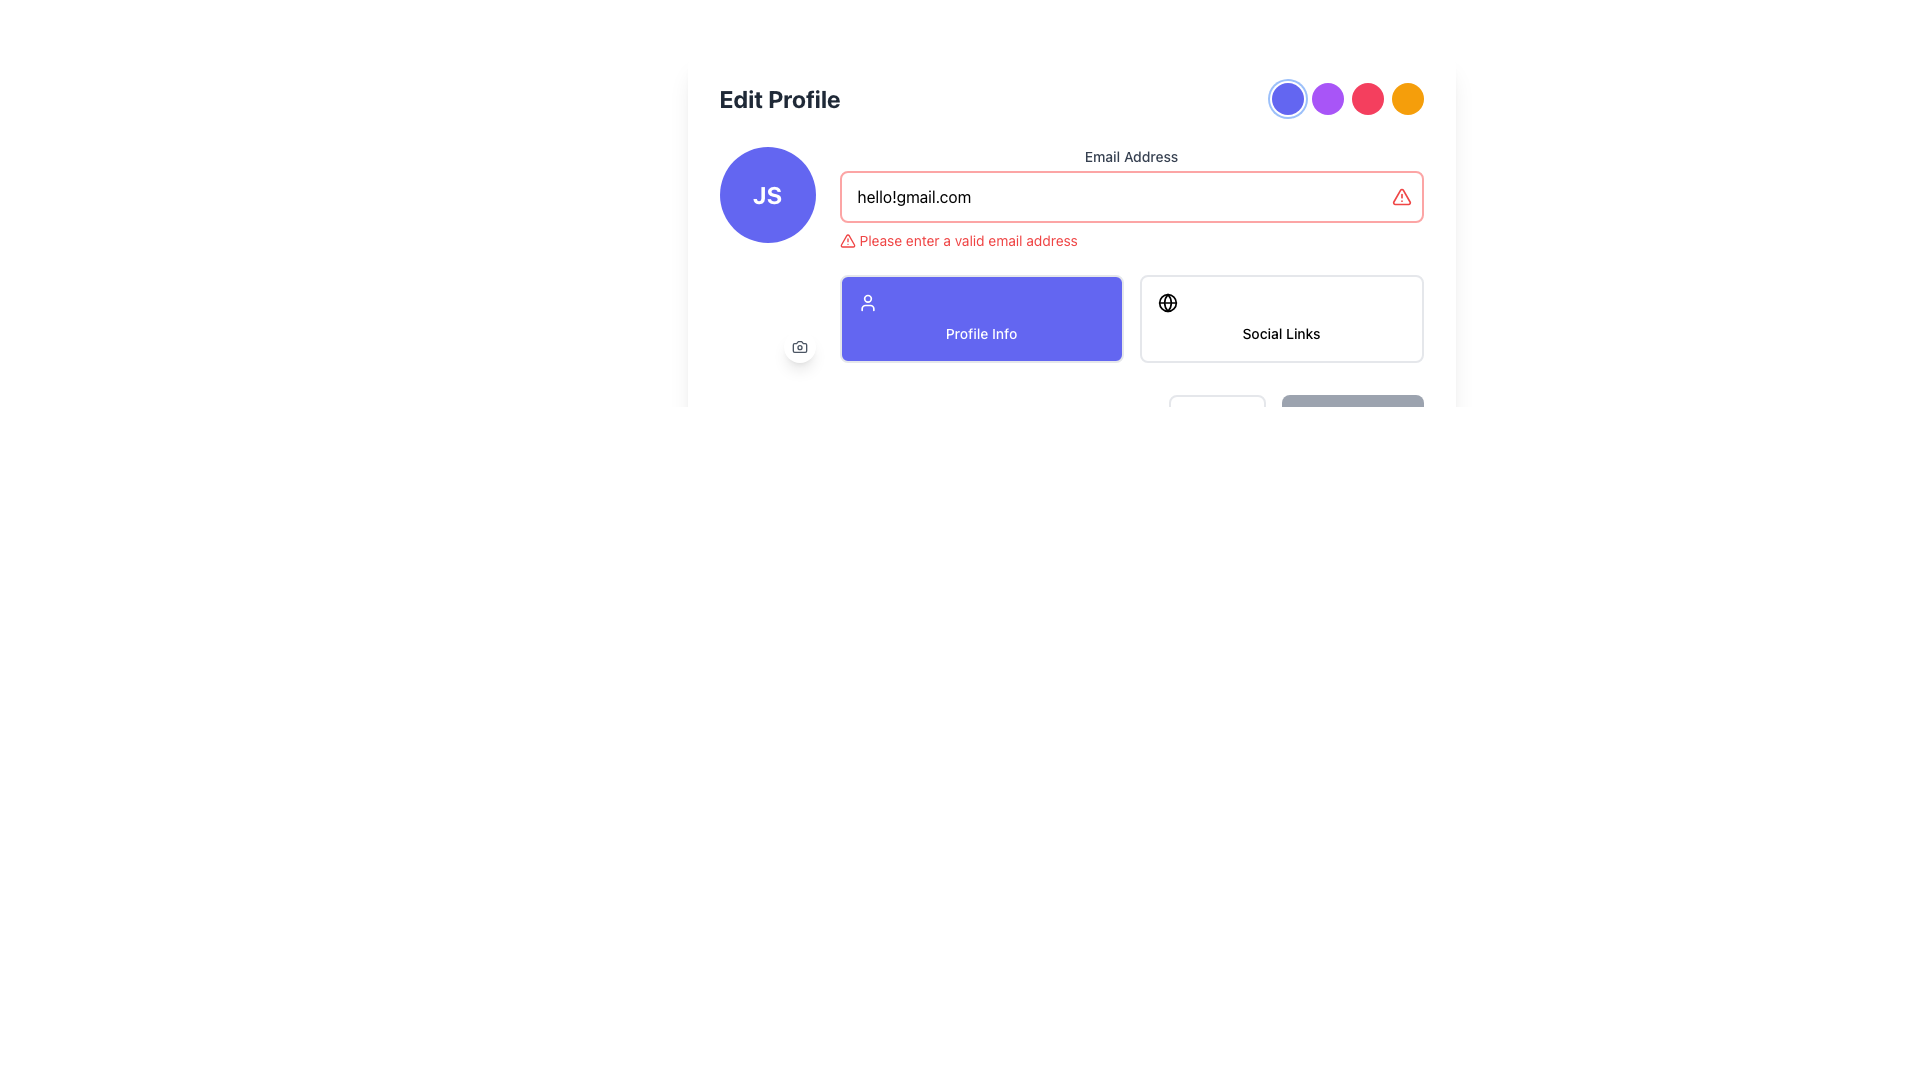  Describe the element at coordinates (1281, 318) in the screenshot. I see `the 'Social Links' button, which is a rectangular button with a white background and a light gray border, featuring a globe icon and centered text, located in the right column of a two-button layout` at that location.